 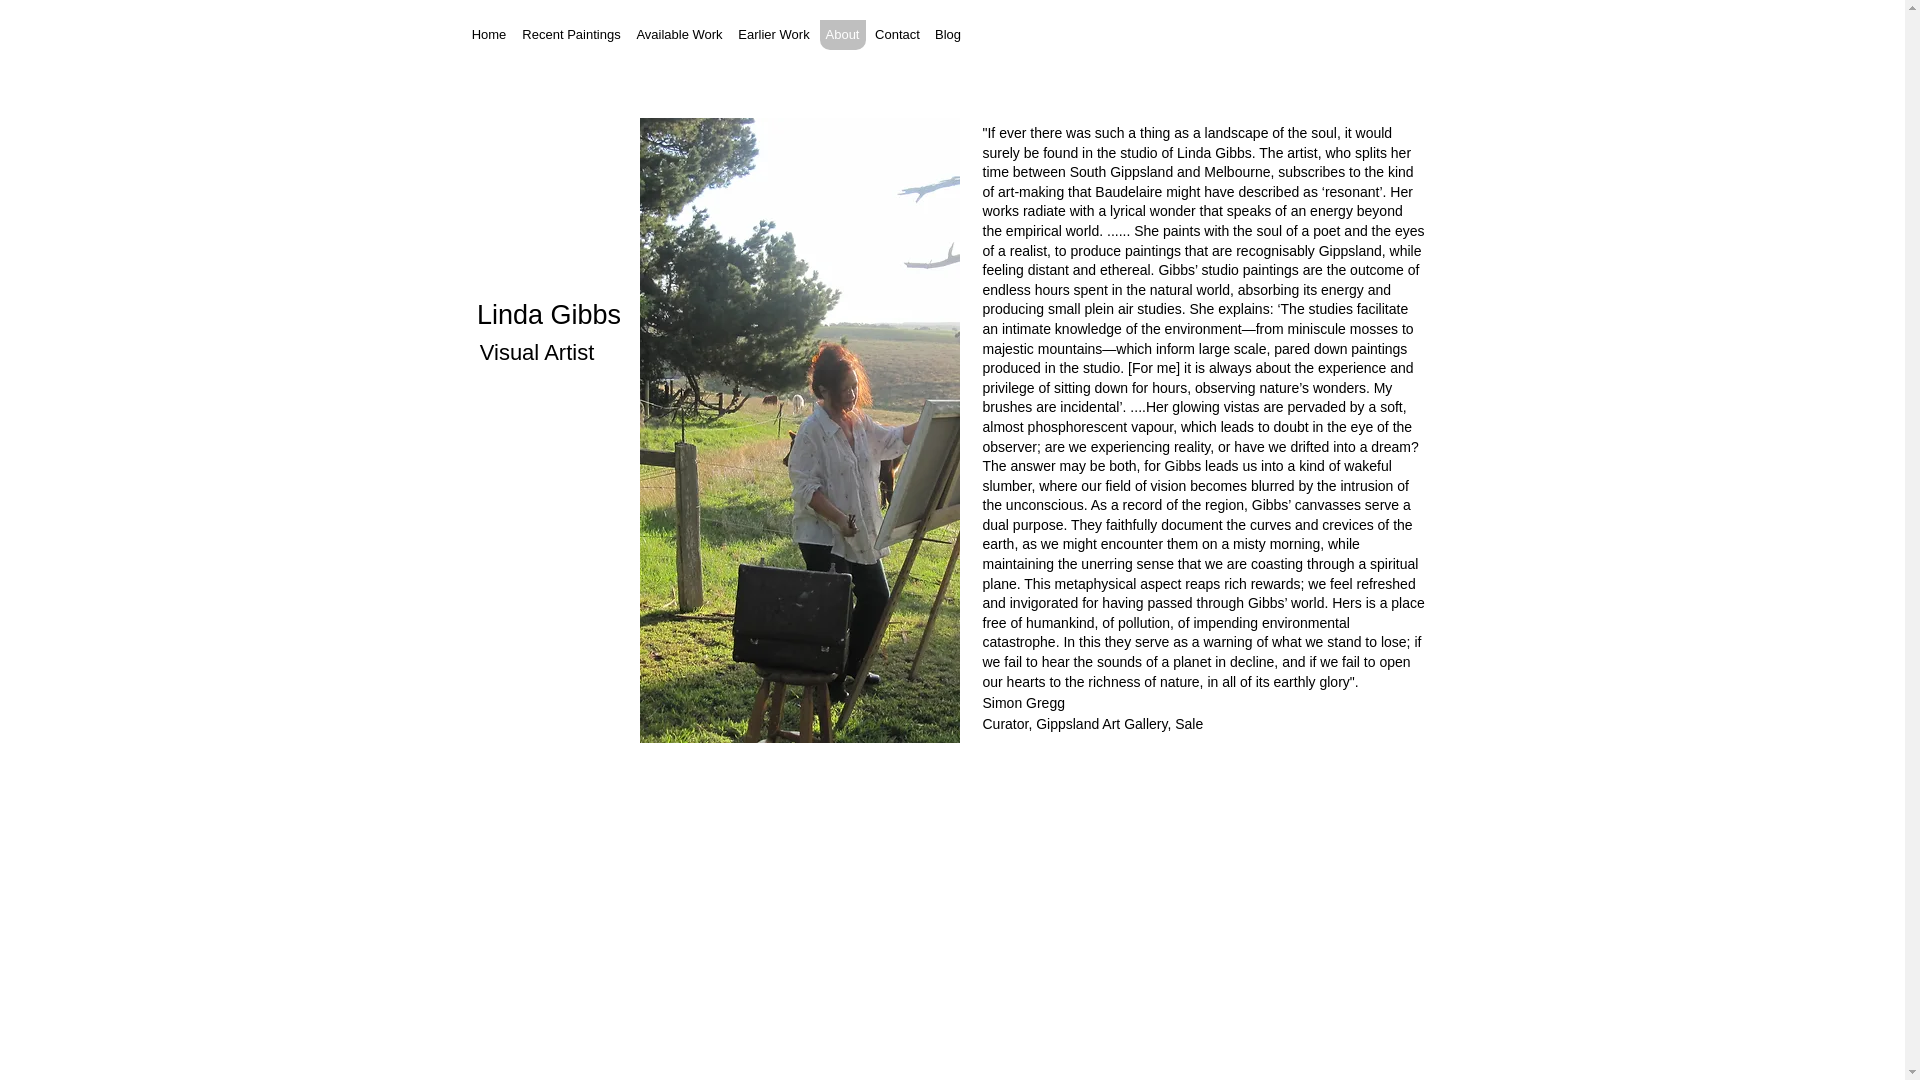 What do you see at coordinates (869, 34) in the screenshot?
I see `'Contact'` at bounding box center [869, 34].